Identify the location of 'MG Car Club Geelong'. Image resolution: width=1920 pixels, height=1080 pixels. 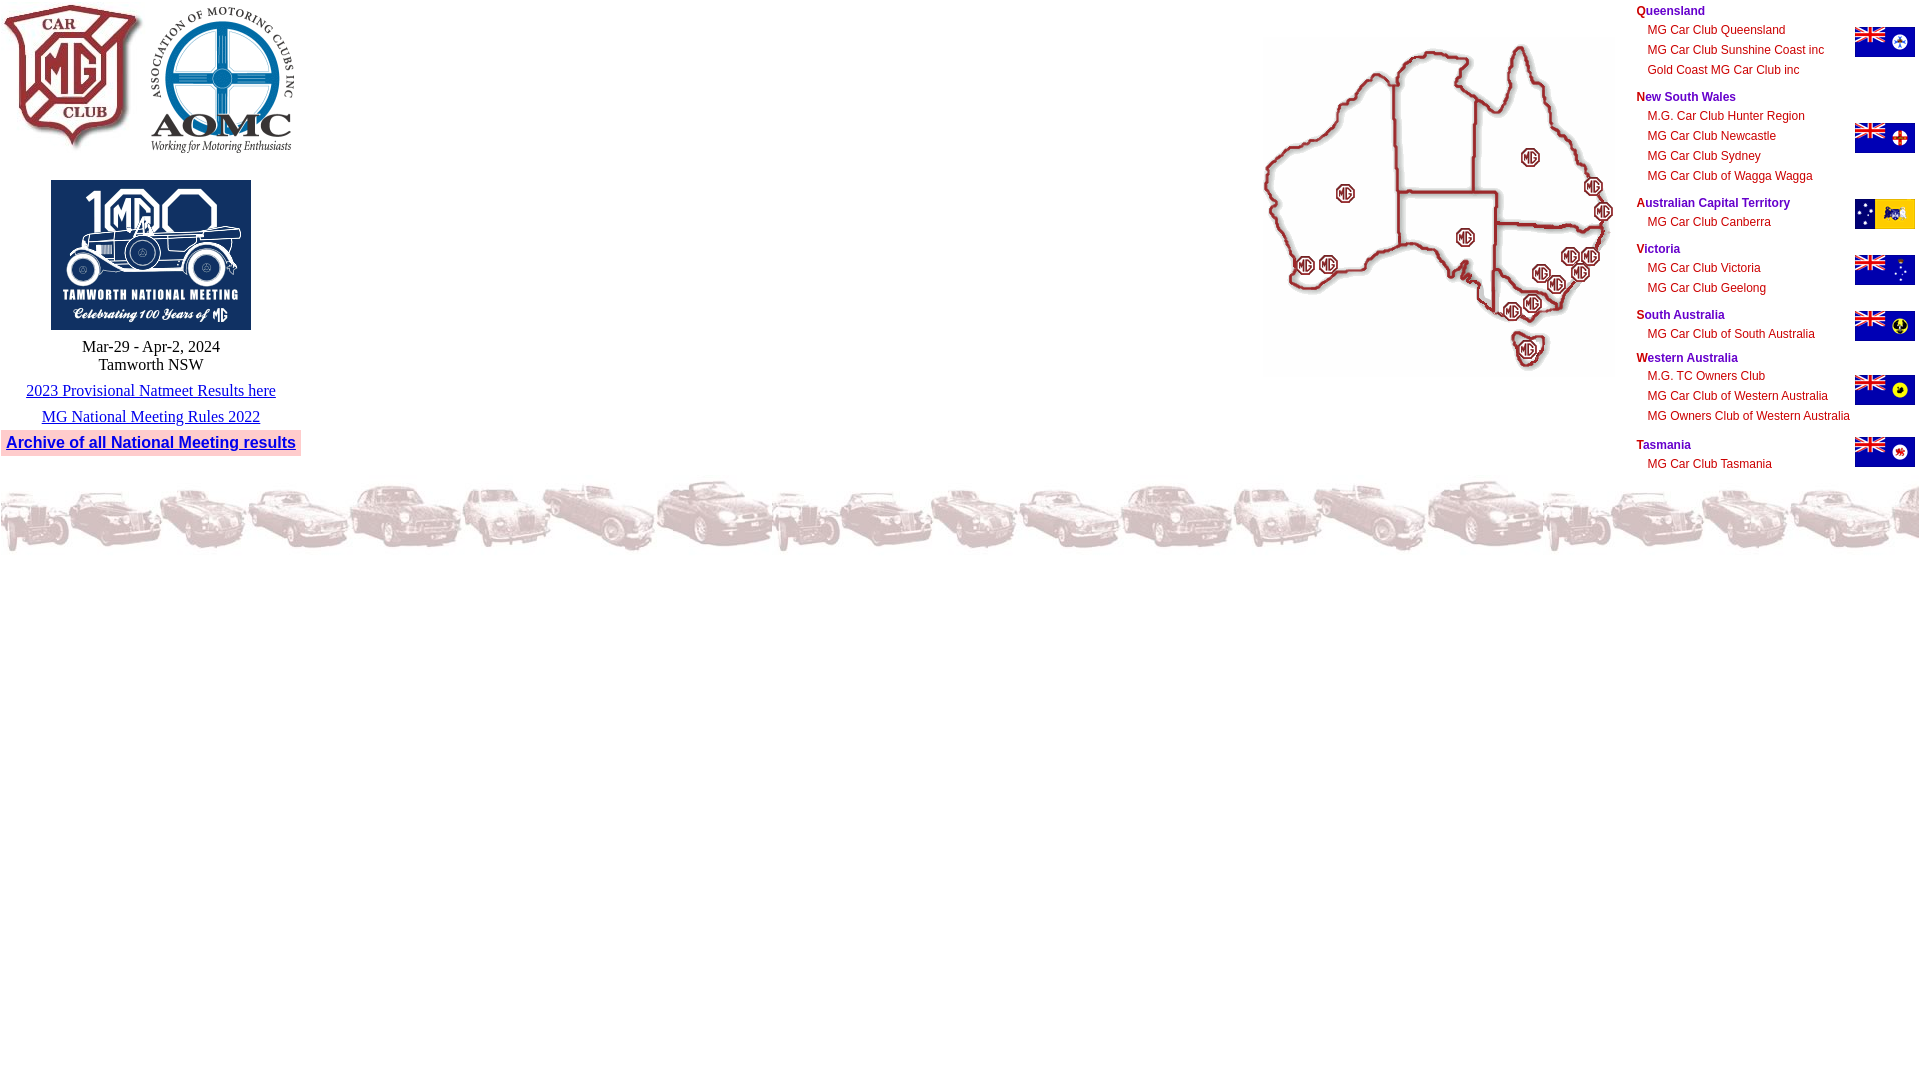
(1705, 288).